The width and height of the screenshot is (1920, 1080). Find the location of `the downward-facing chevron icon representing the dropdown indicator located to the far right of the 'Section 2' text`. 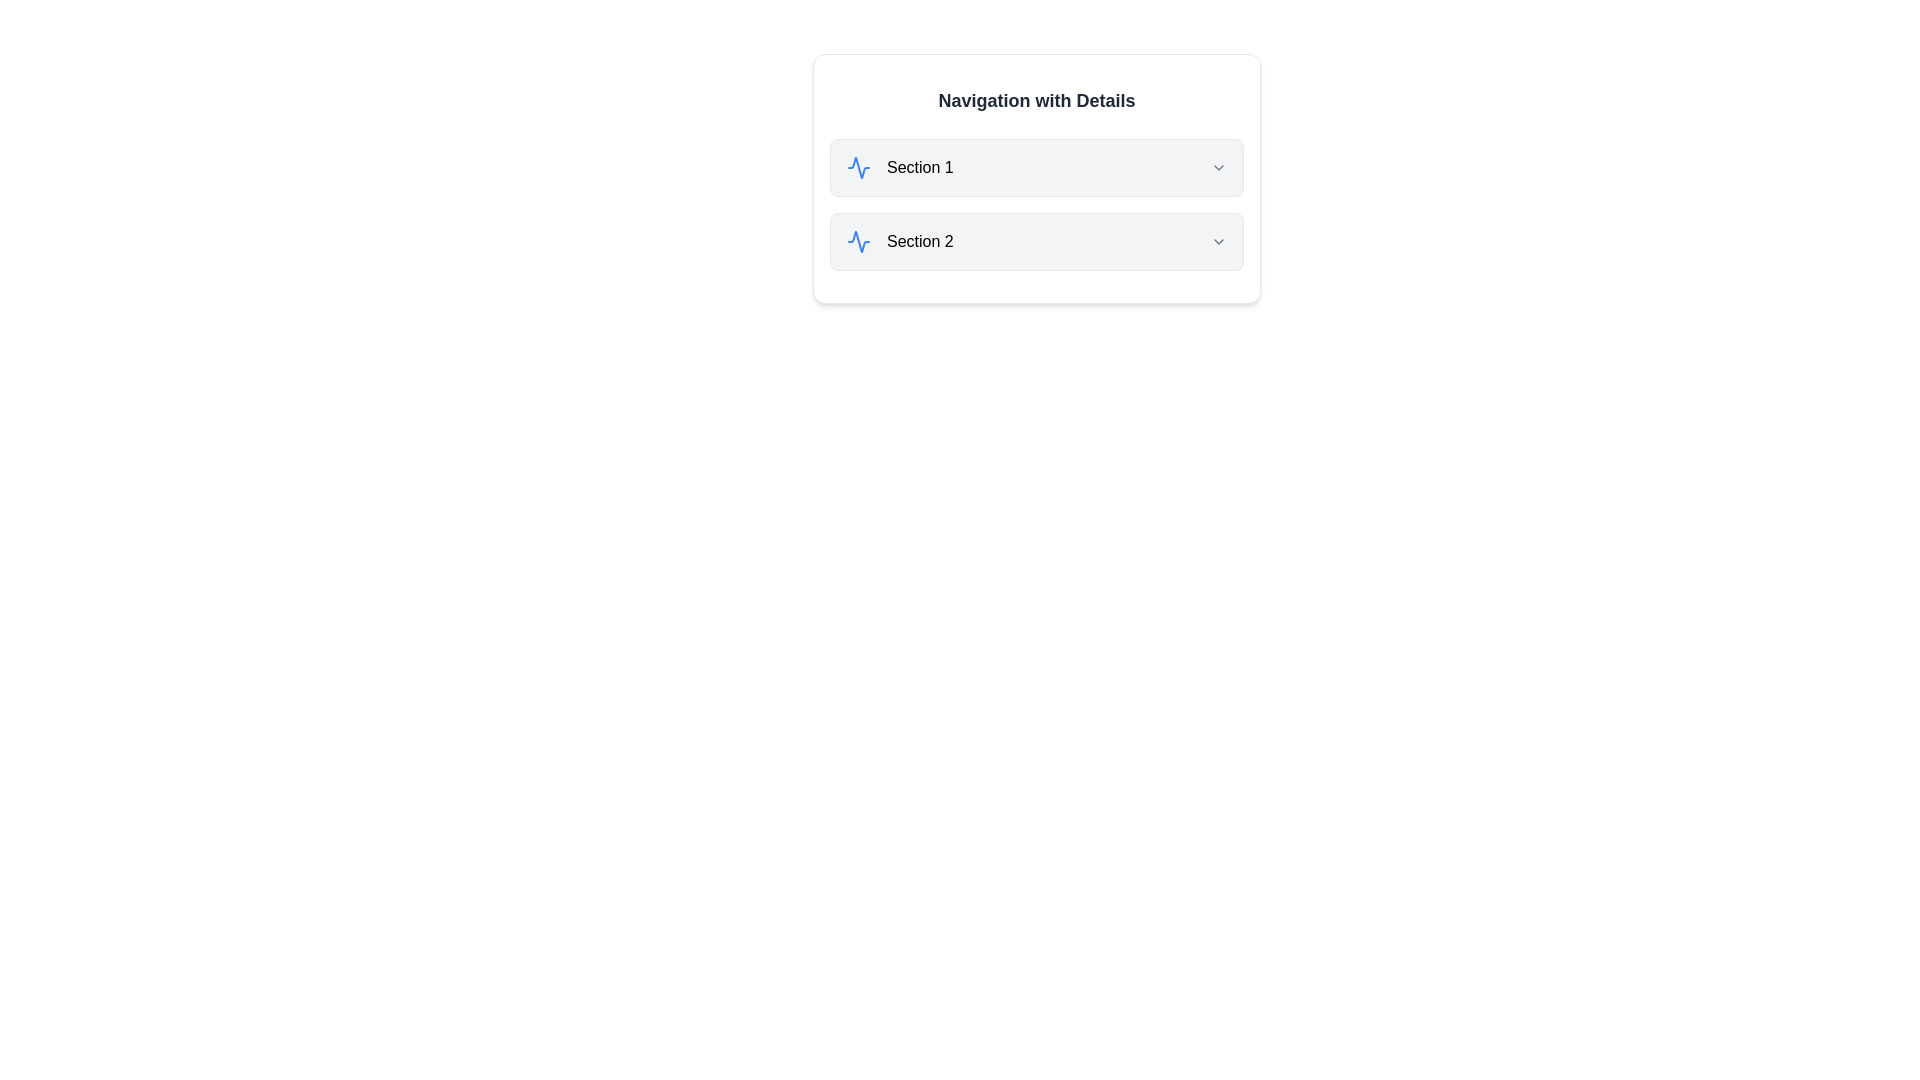

the downward-facing chevron icon representing the dropdown indicator located to the far right of the 'Section 2' text is located at coordinates (1218, 241).